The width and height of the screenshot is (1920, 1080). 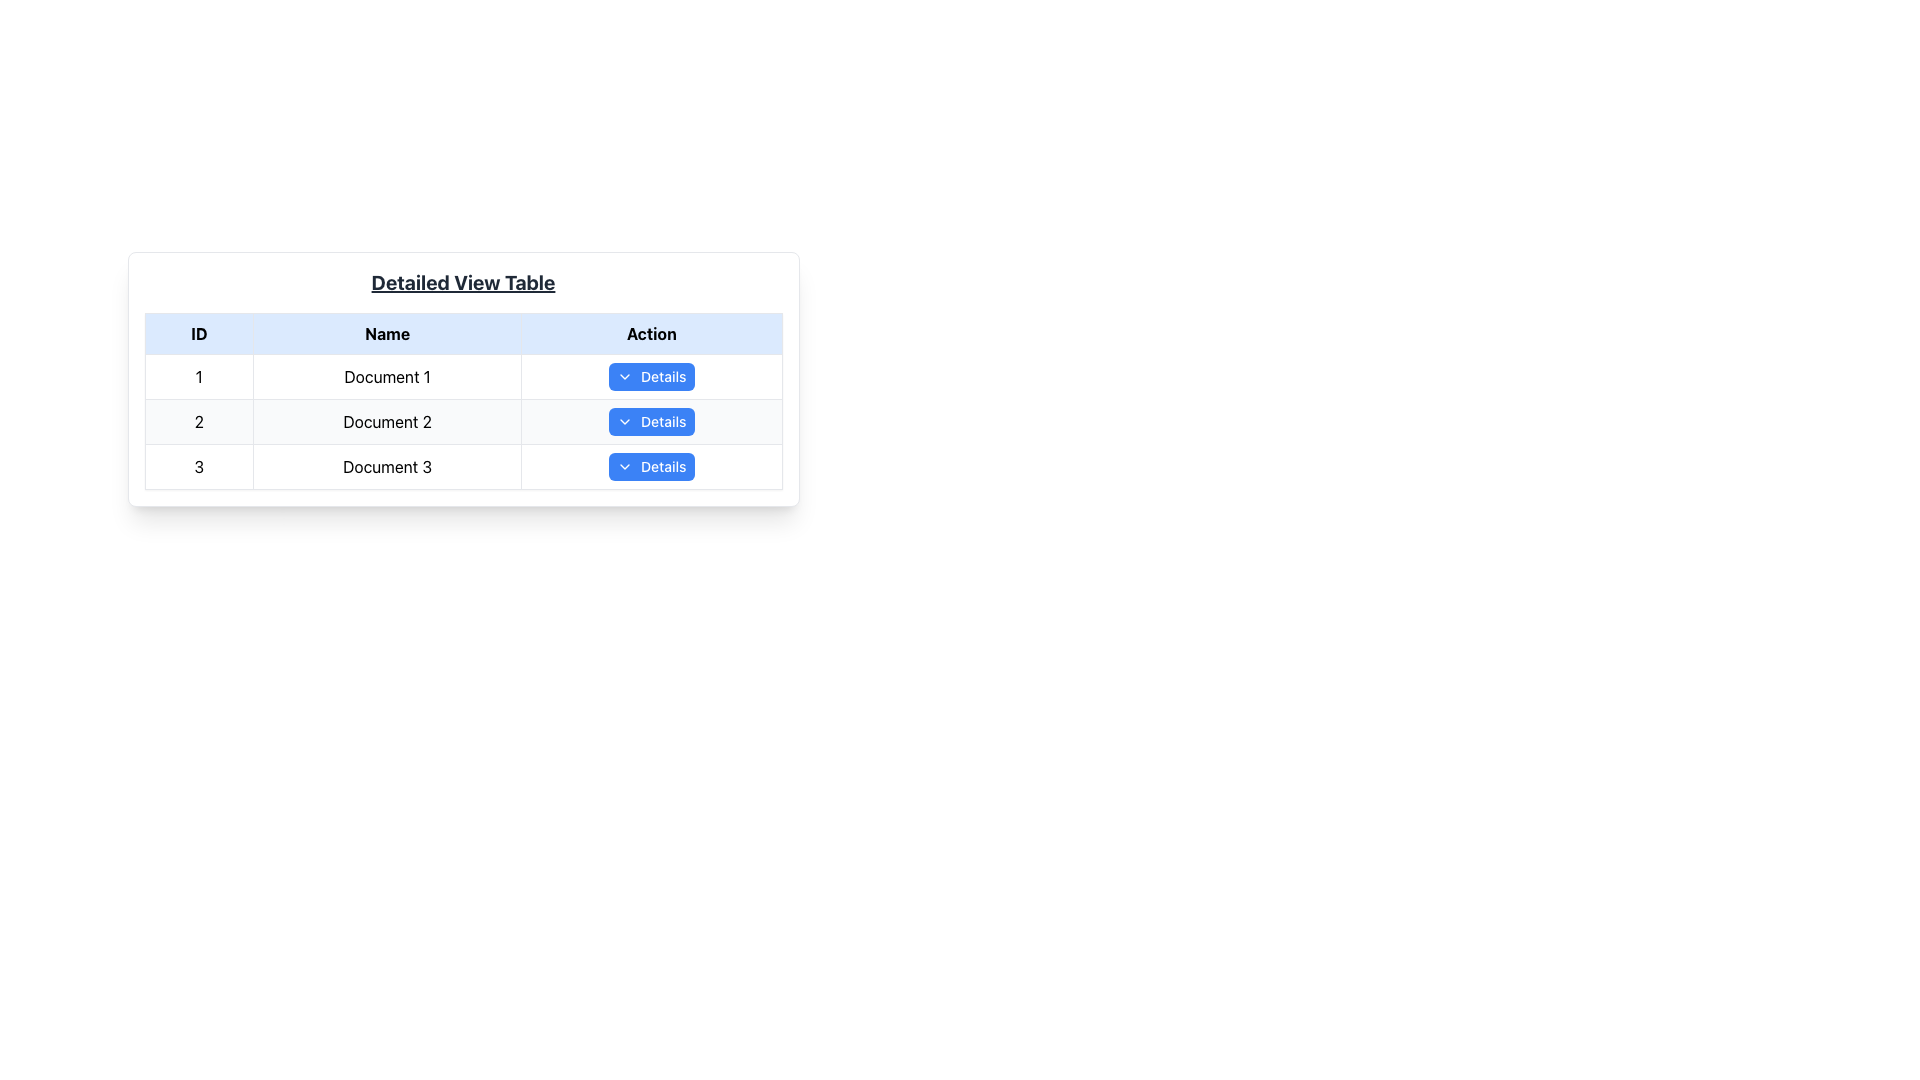 What do you see at coordinates (199, 420) in the screenshot?
I see `the text cell displaying the number '2', which is located in the first column of the second row under the 'ID' column header in a data table` at bounding box center [199, 420].